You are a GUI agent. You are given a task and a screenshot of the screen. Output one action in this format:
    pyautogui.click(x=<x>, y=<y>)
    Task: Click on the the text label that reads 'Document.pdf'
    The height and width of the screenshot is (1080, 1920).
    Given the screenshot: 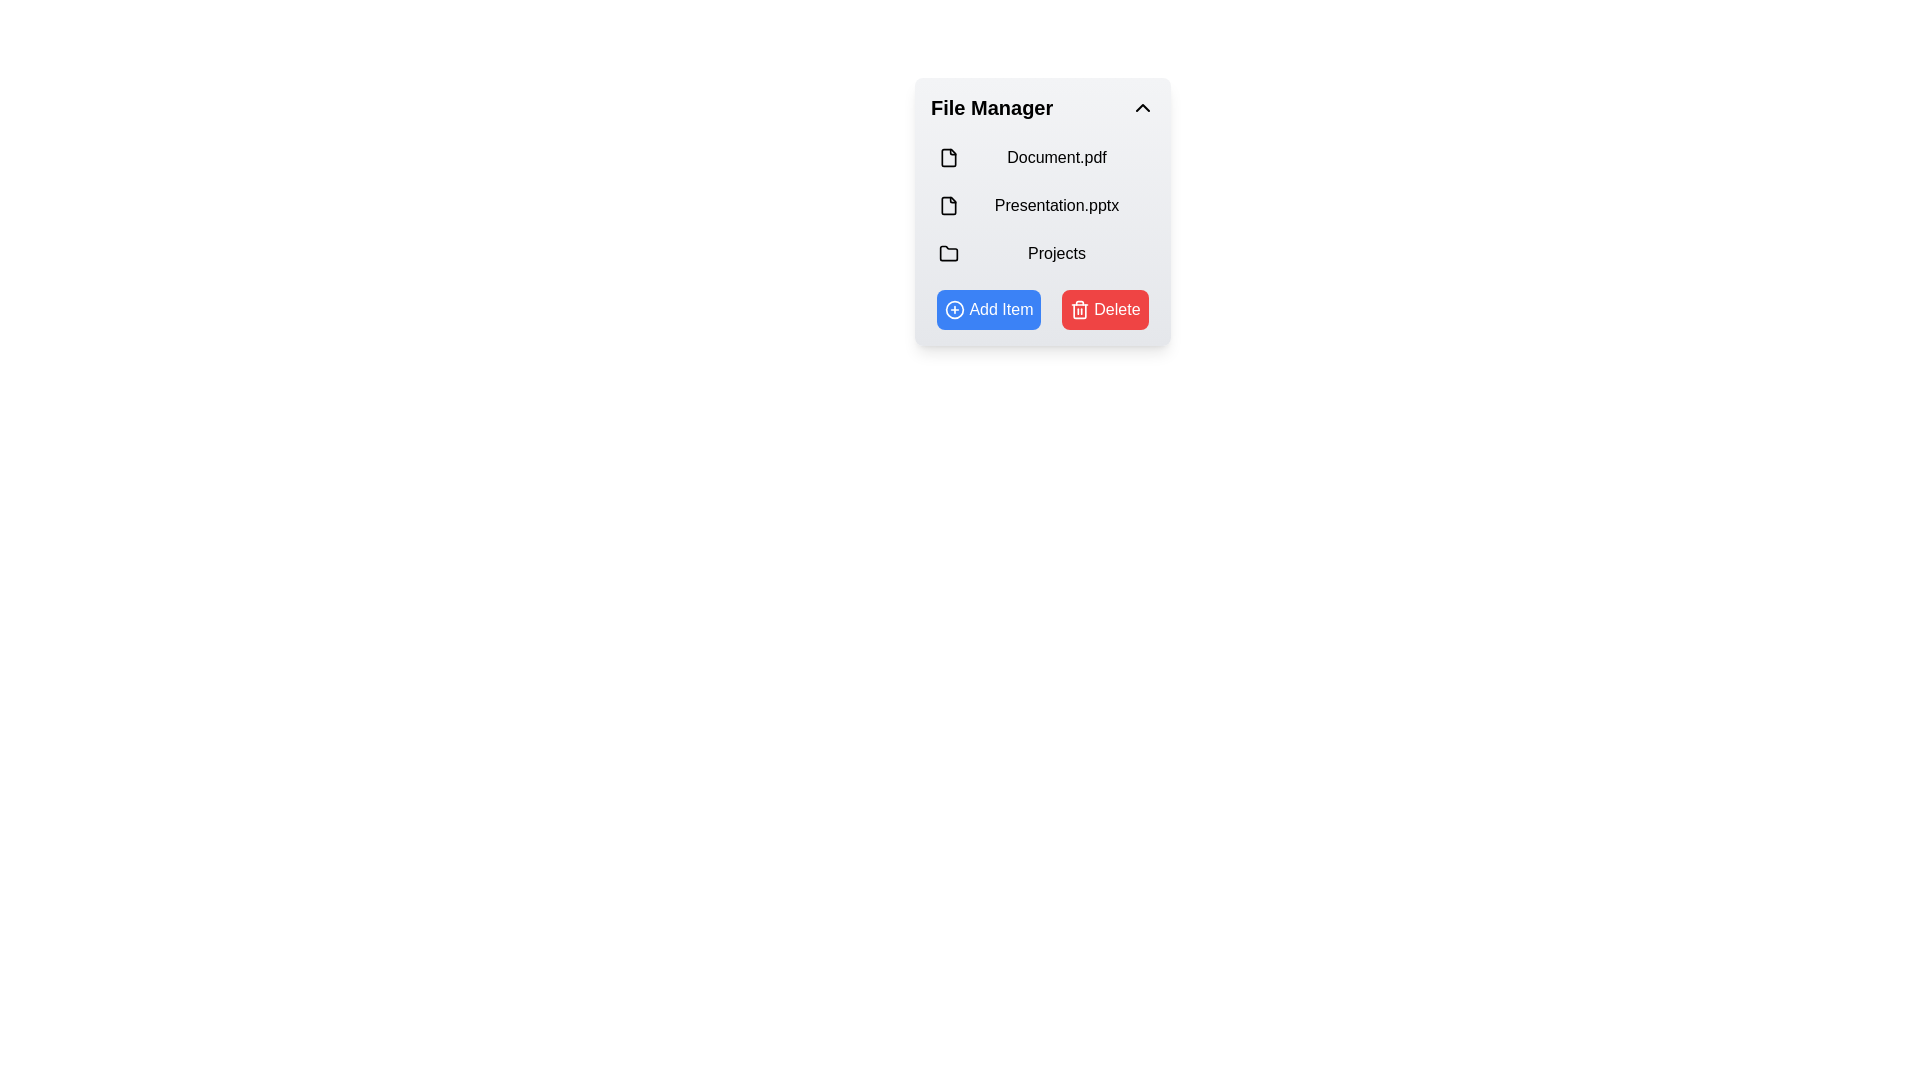 What is the action you would take?
    pyautogui.click(x=1055, y=157)
    